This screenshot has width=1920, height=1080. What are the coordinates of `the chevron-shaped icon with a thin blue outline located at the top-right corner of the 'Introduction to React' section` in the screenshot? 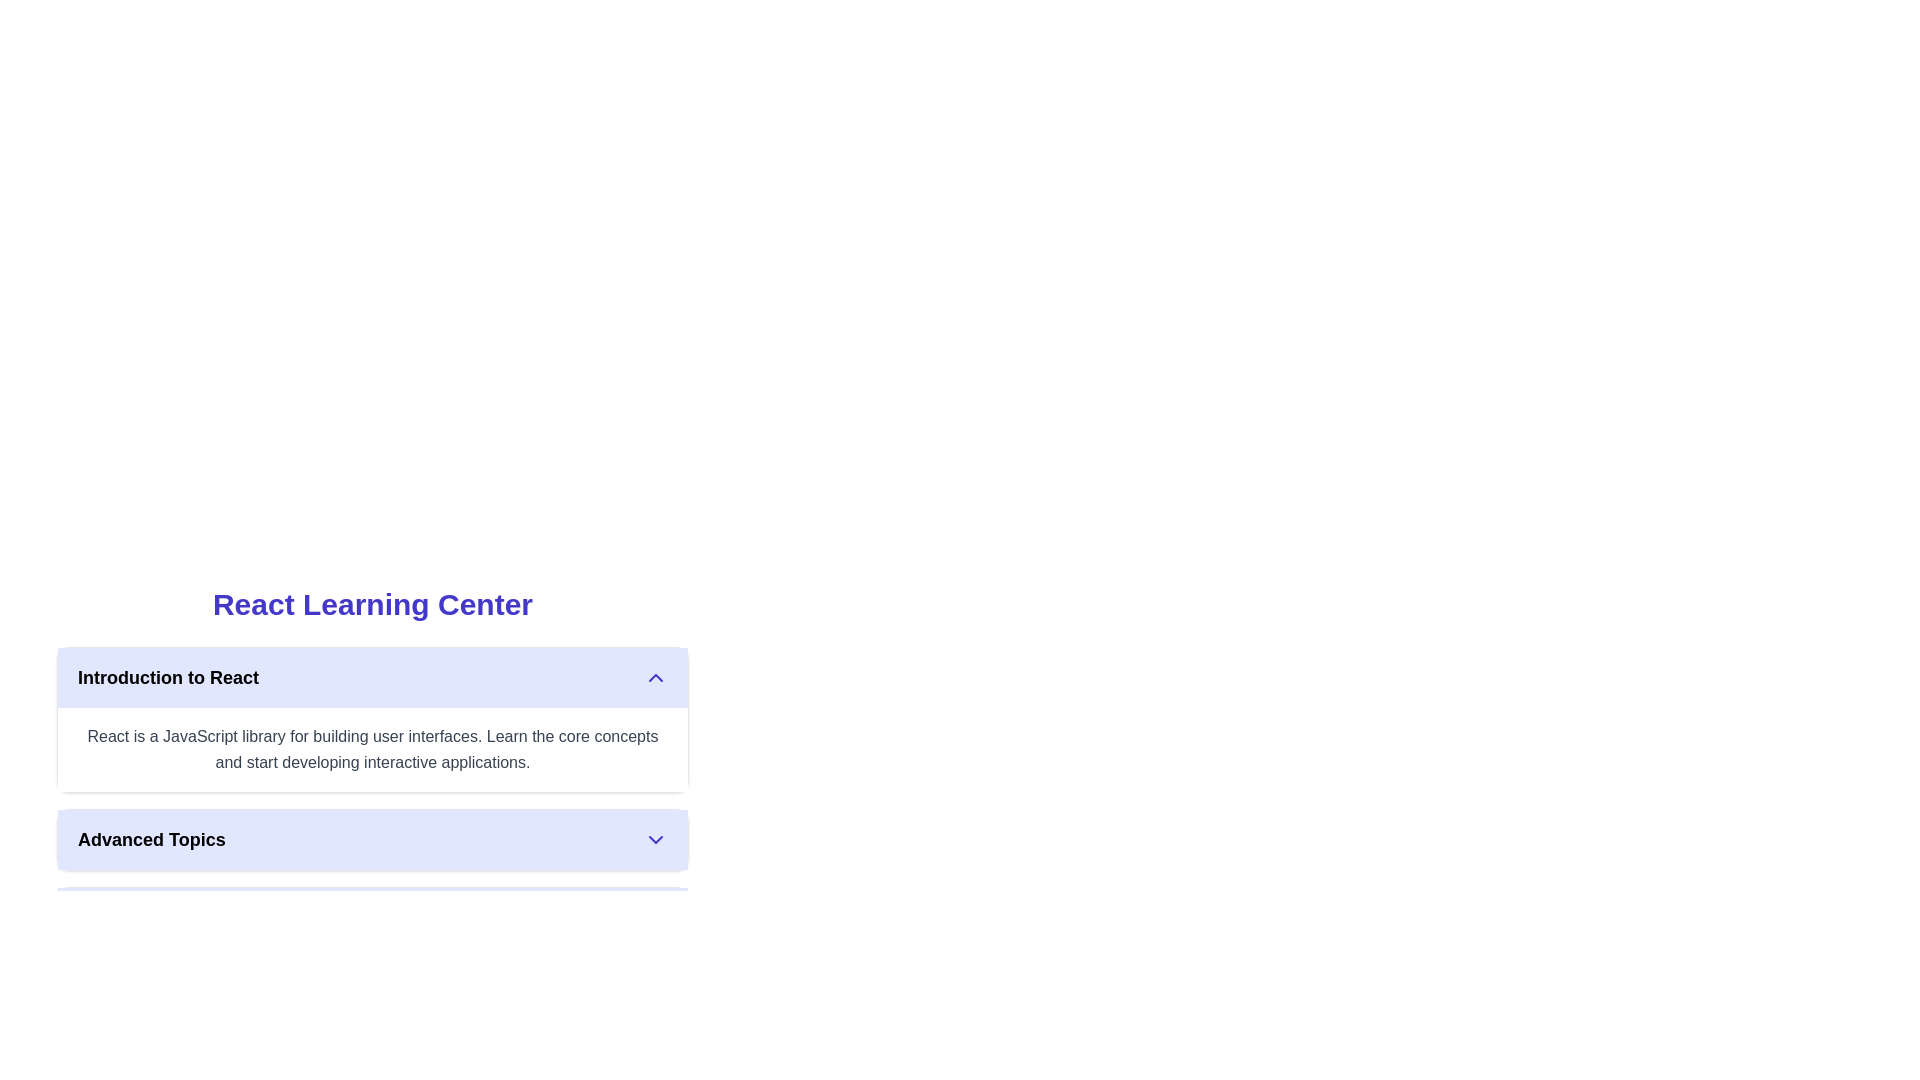 It's located at (656, 677).